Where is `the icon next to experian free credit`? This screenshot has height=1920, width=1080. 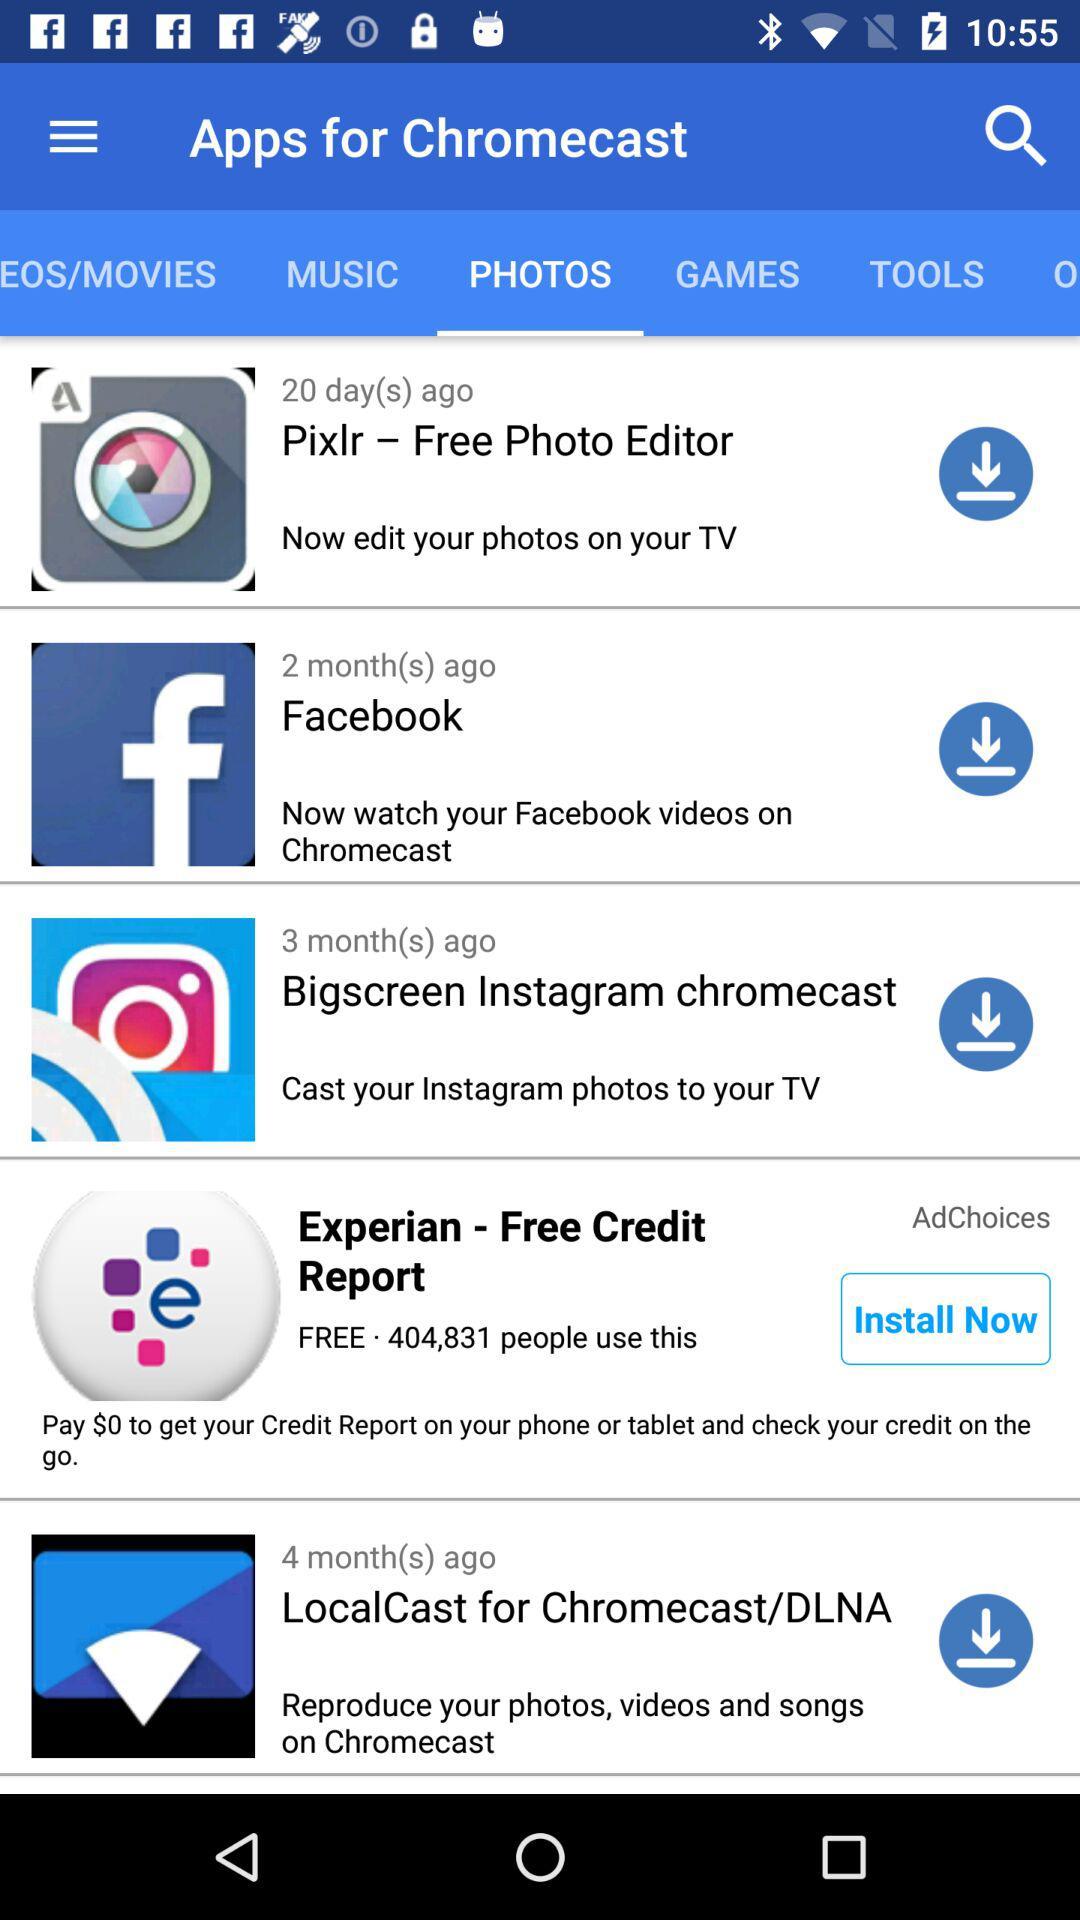
the icon next to experian free credit is located at coordinates (980, 1213).